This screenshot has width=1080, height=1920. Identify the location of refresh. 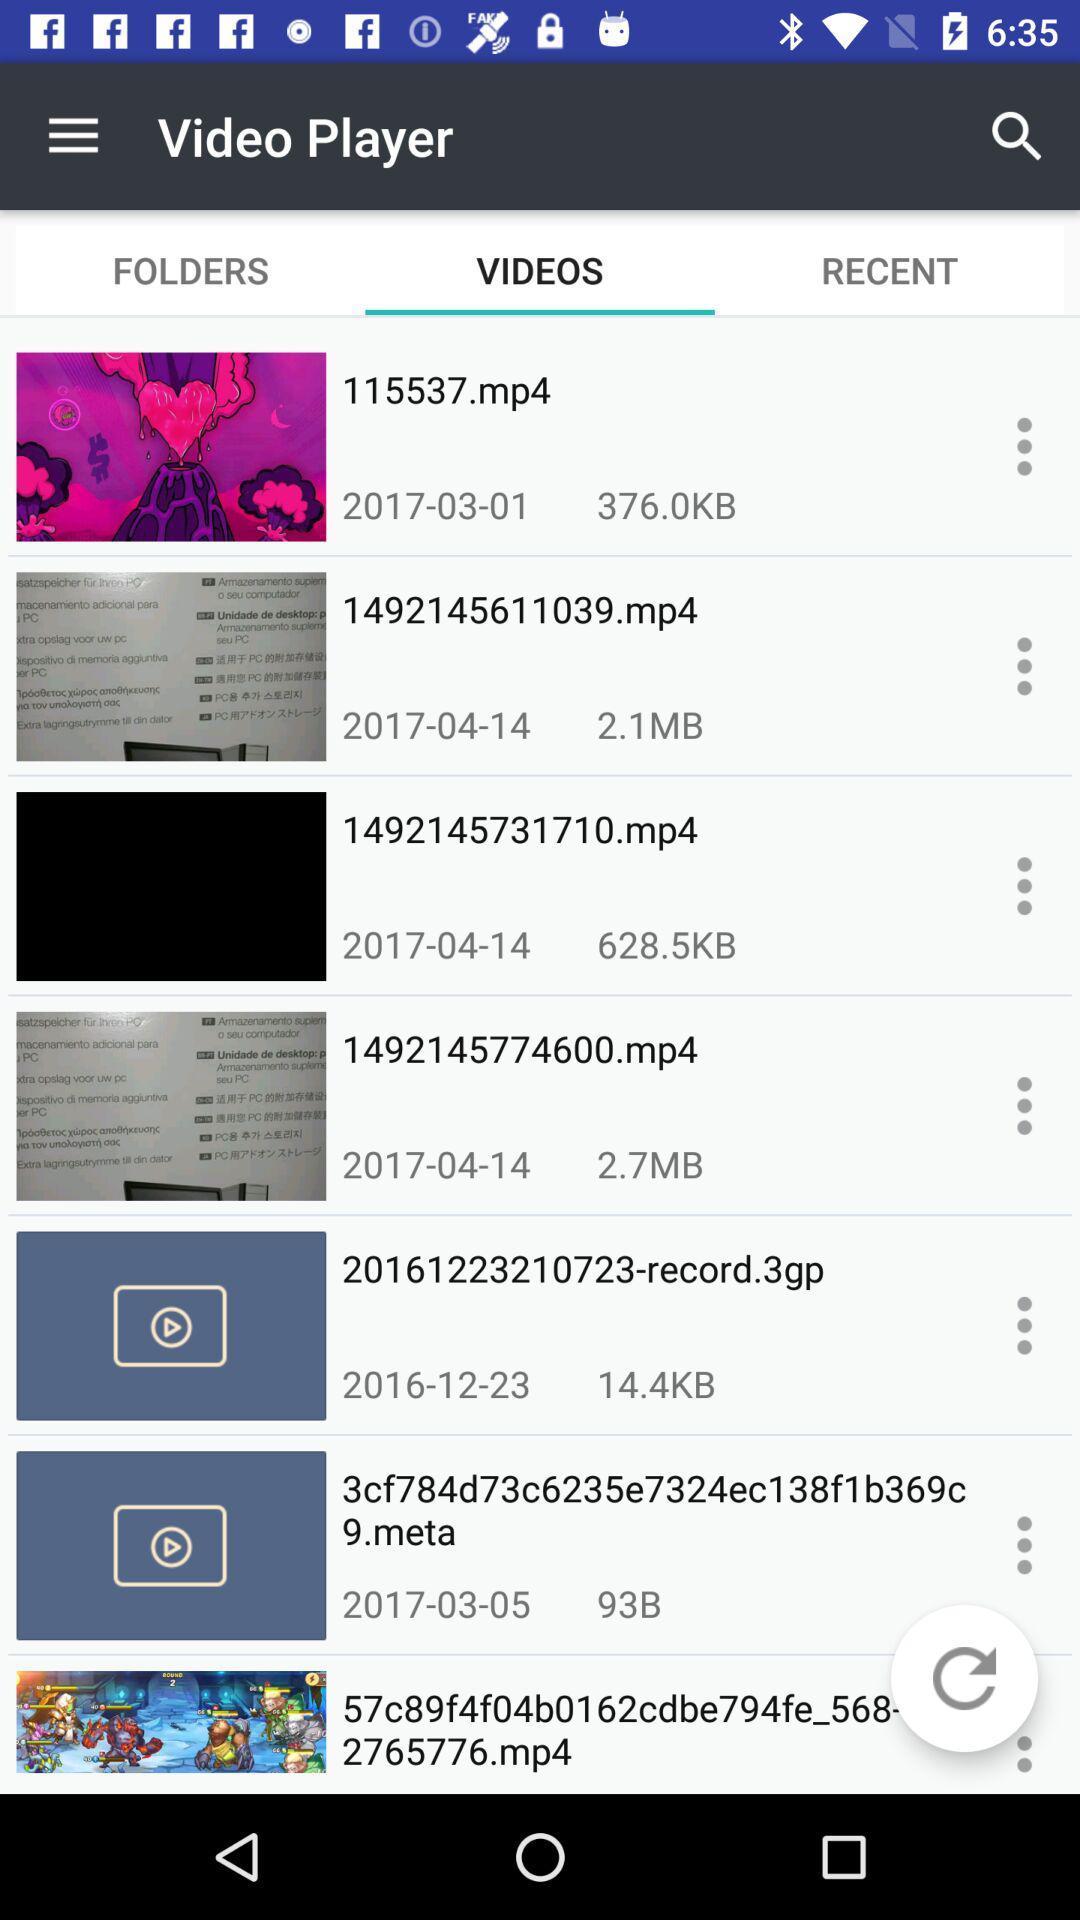
(963, 1678).